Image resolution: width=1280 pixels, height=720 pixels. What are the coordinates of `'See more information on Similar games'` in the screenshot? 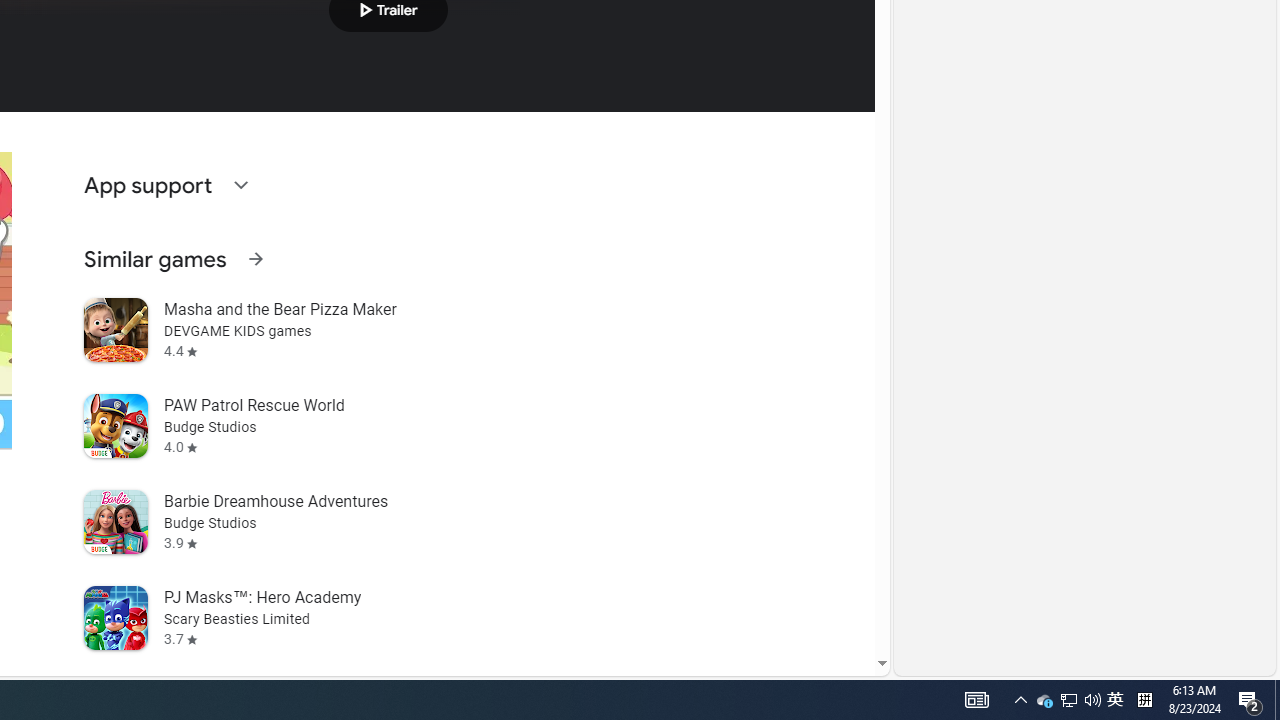 It's located at (254, 257).